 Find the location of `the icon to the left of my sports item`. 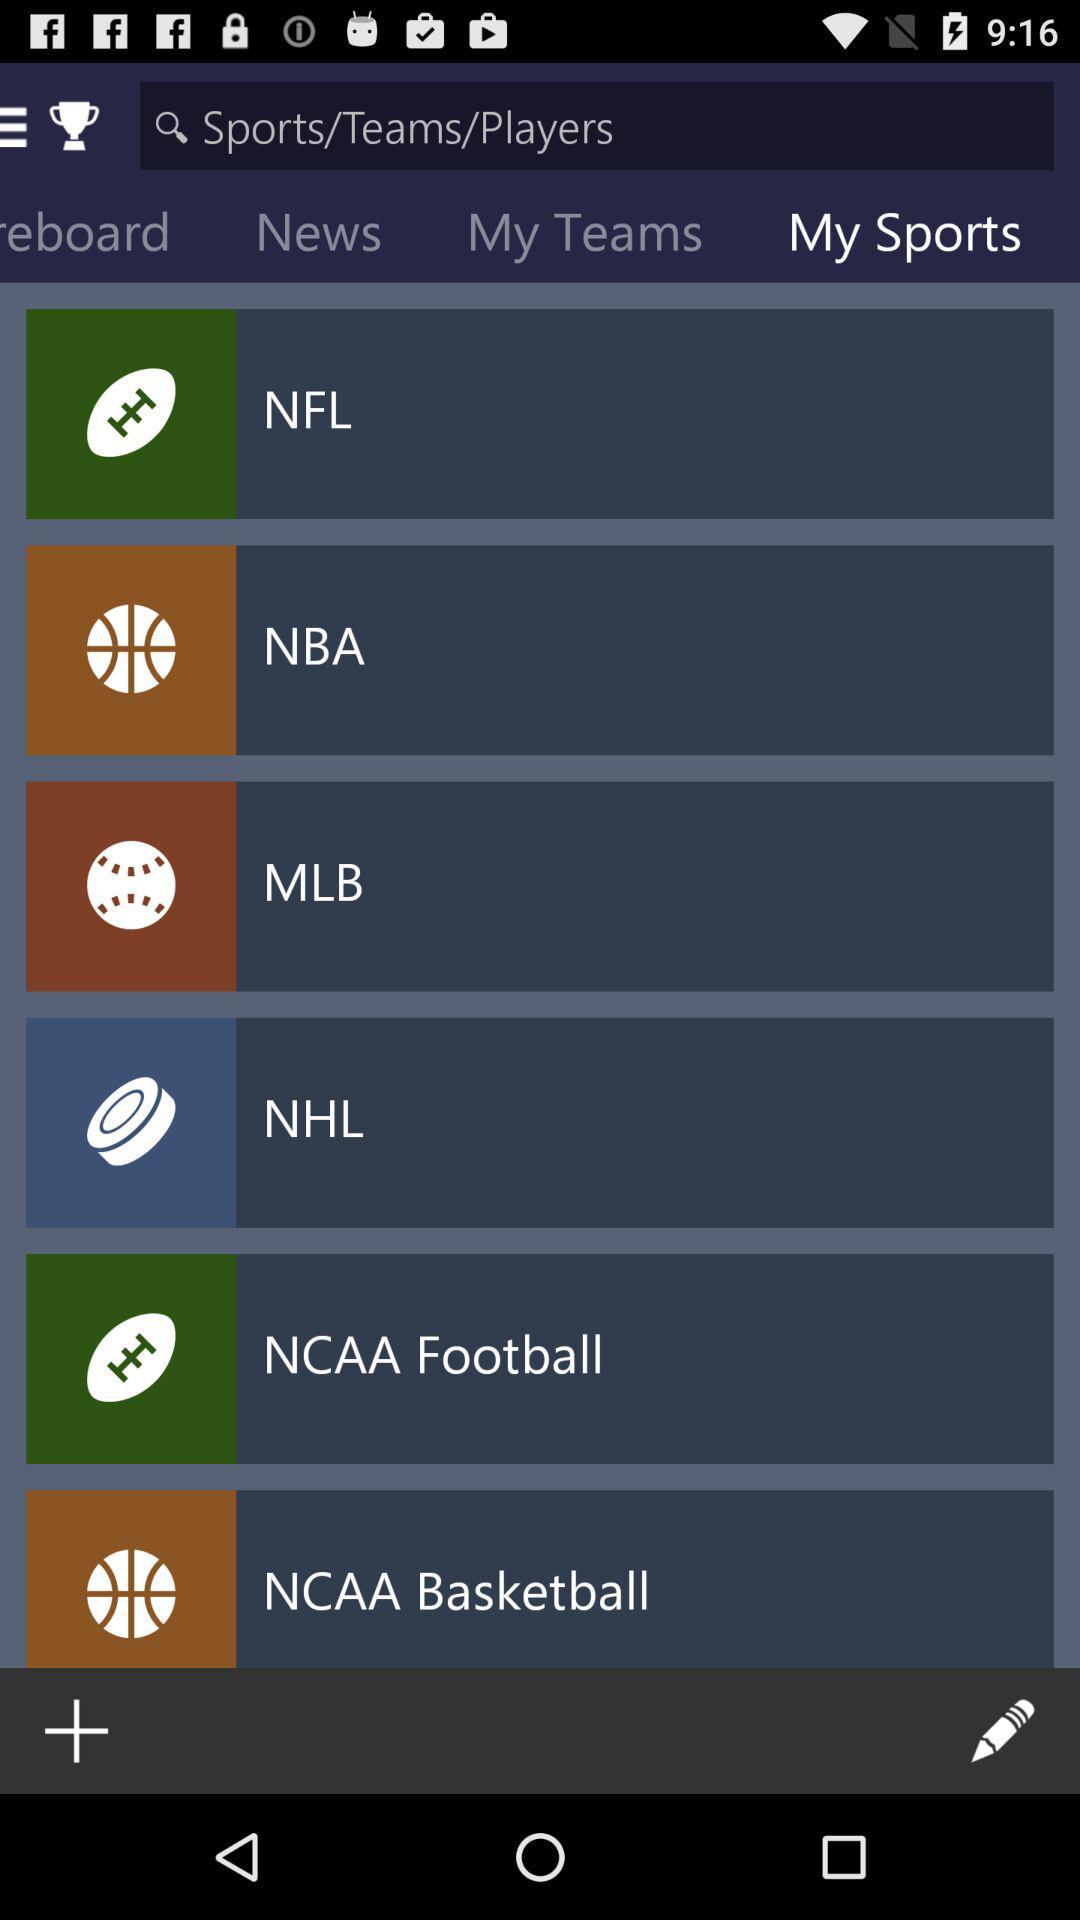

the icon to the left of my sports item is located at coordinates (599, 235).